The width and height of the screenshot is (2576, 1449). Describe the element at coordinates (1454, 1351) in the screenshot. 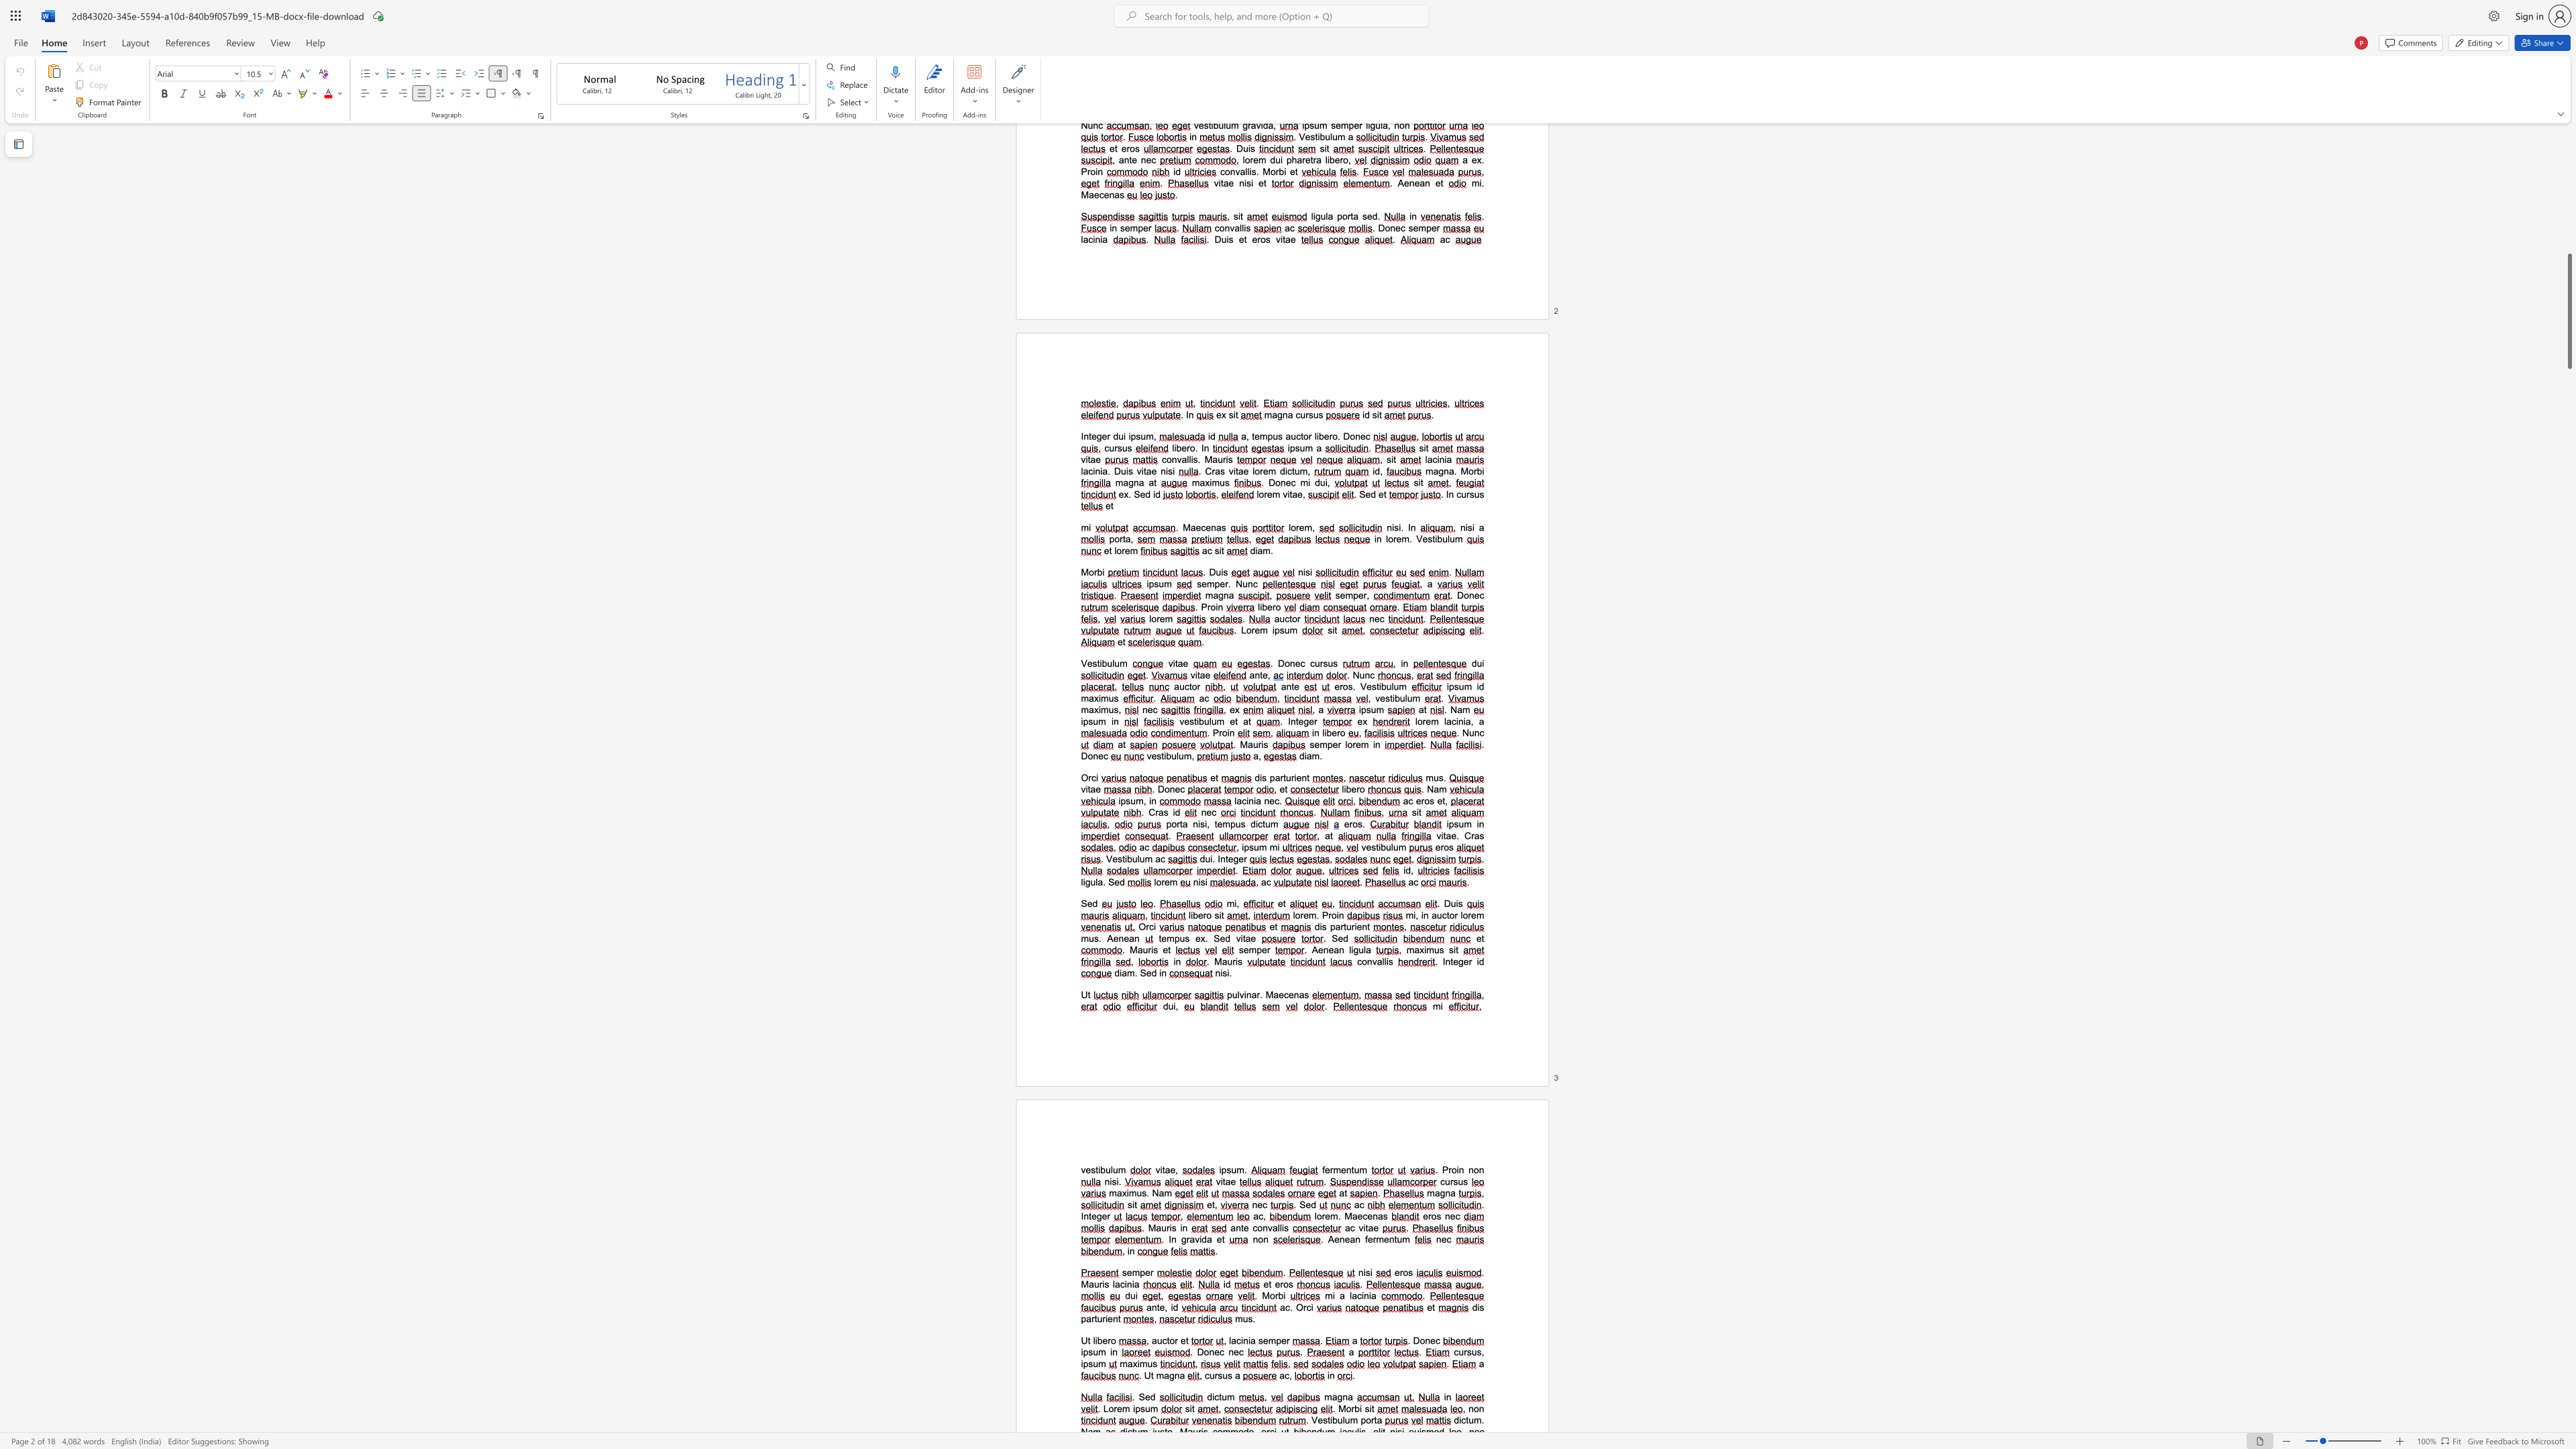

I see `the 1th character "c" in the text` at that location.